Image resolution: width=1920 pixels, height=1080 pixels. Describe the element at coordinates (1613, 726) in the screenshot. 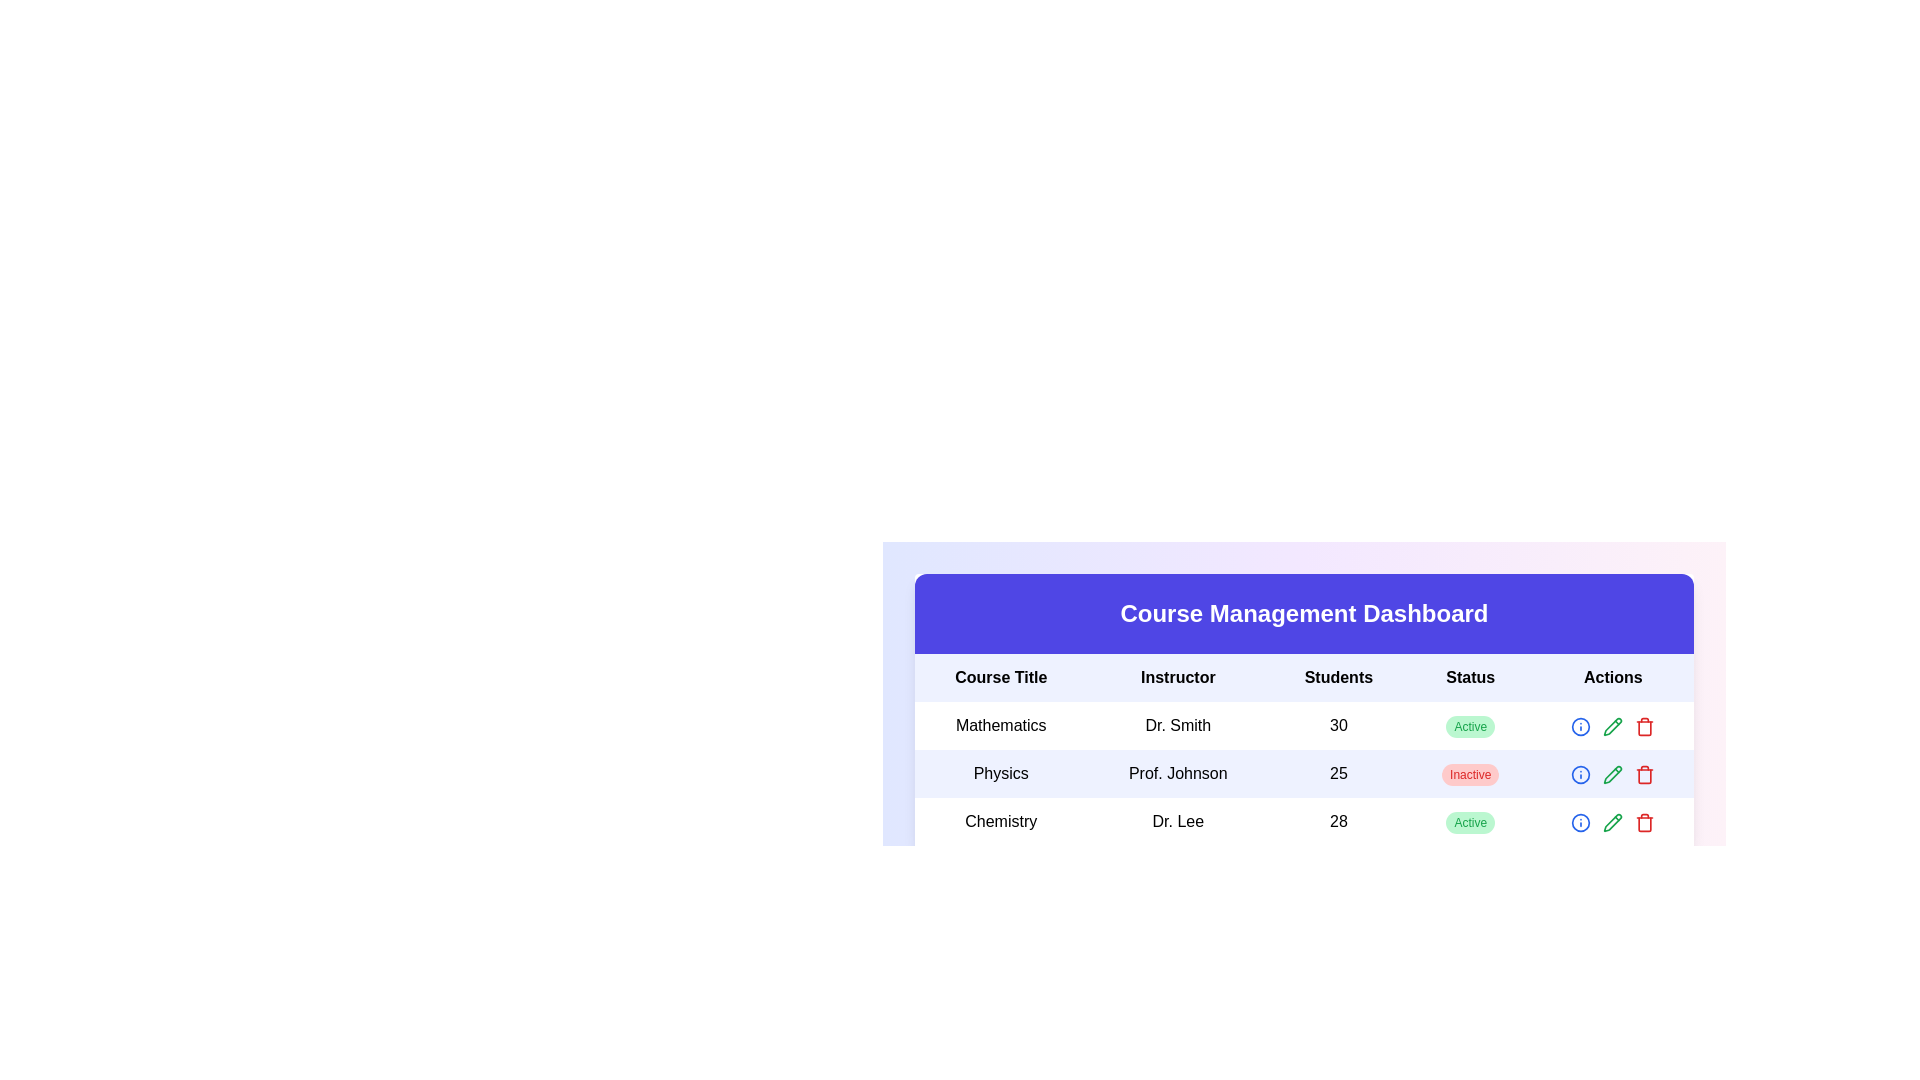

I see `the edit icon in the 'Actions' column for the 'Physics' course to initiate the edit action` at that location.